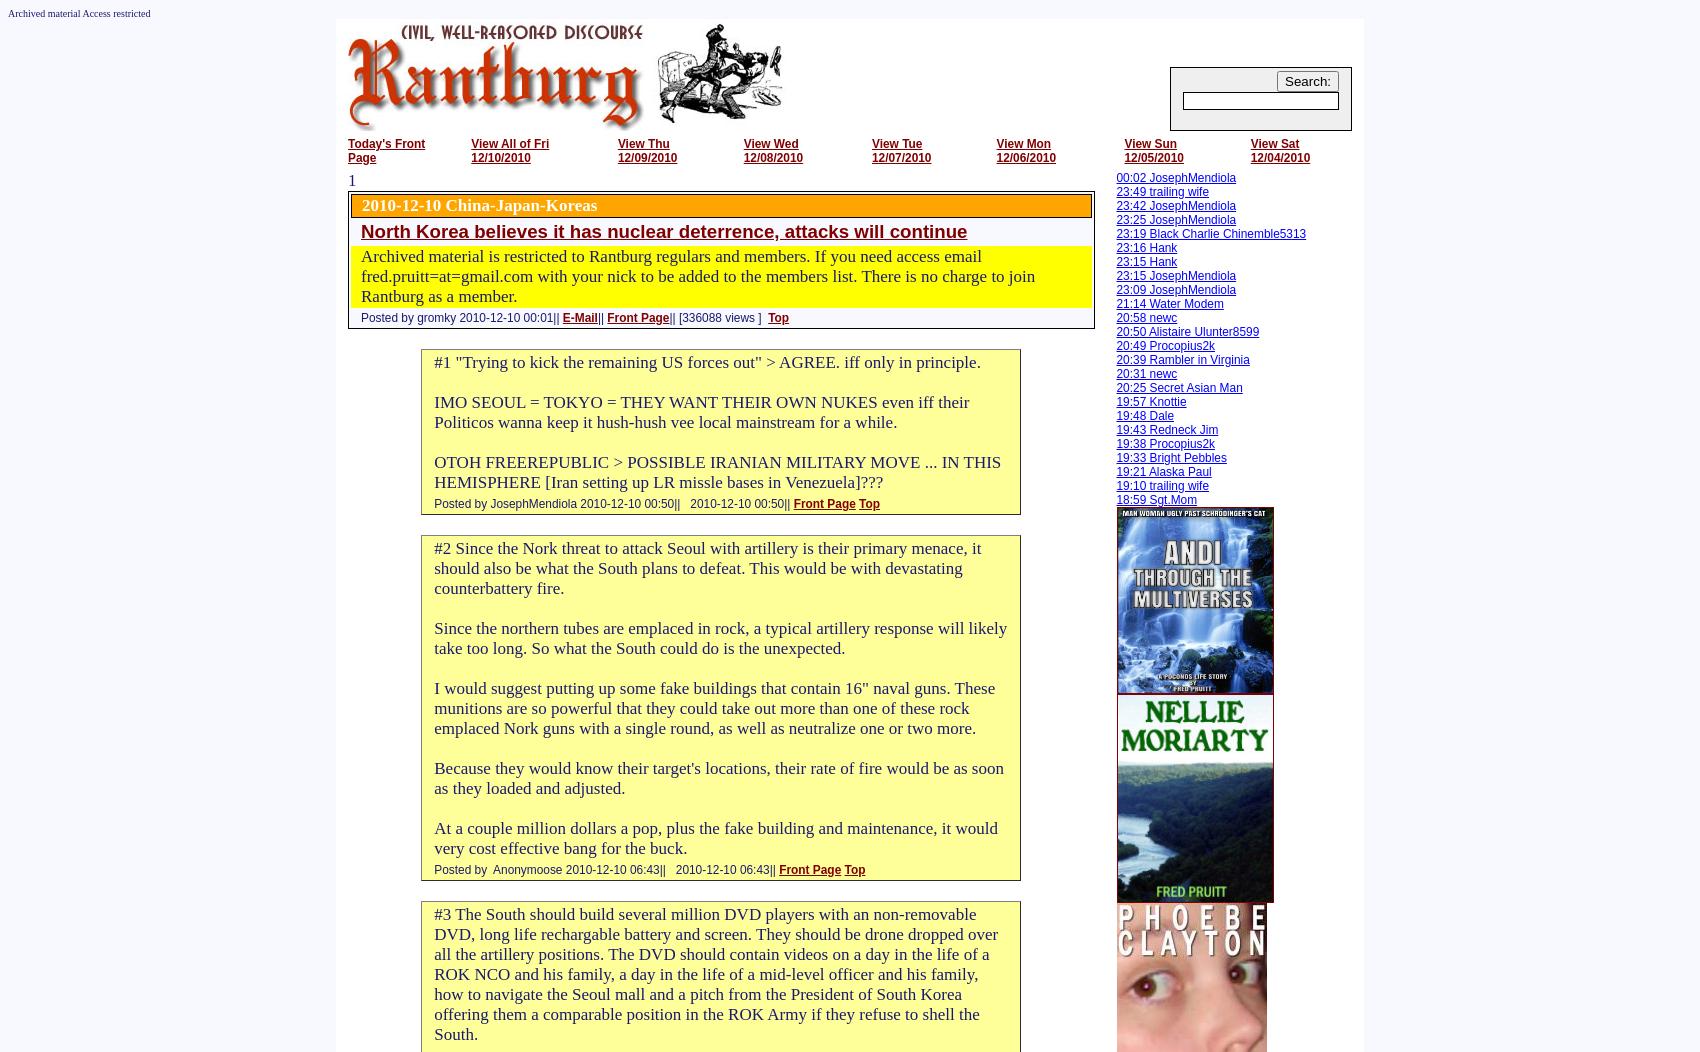 The width and height of the screenshot is (1700, 1052). Describe the element at coordinates (1169, 304) in the screenshot. I see `'21:14 Water Modem'` at that location.